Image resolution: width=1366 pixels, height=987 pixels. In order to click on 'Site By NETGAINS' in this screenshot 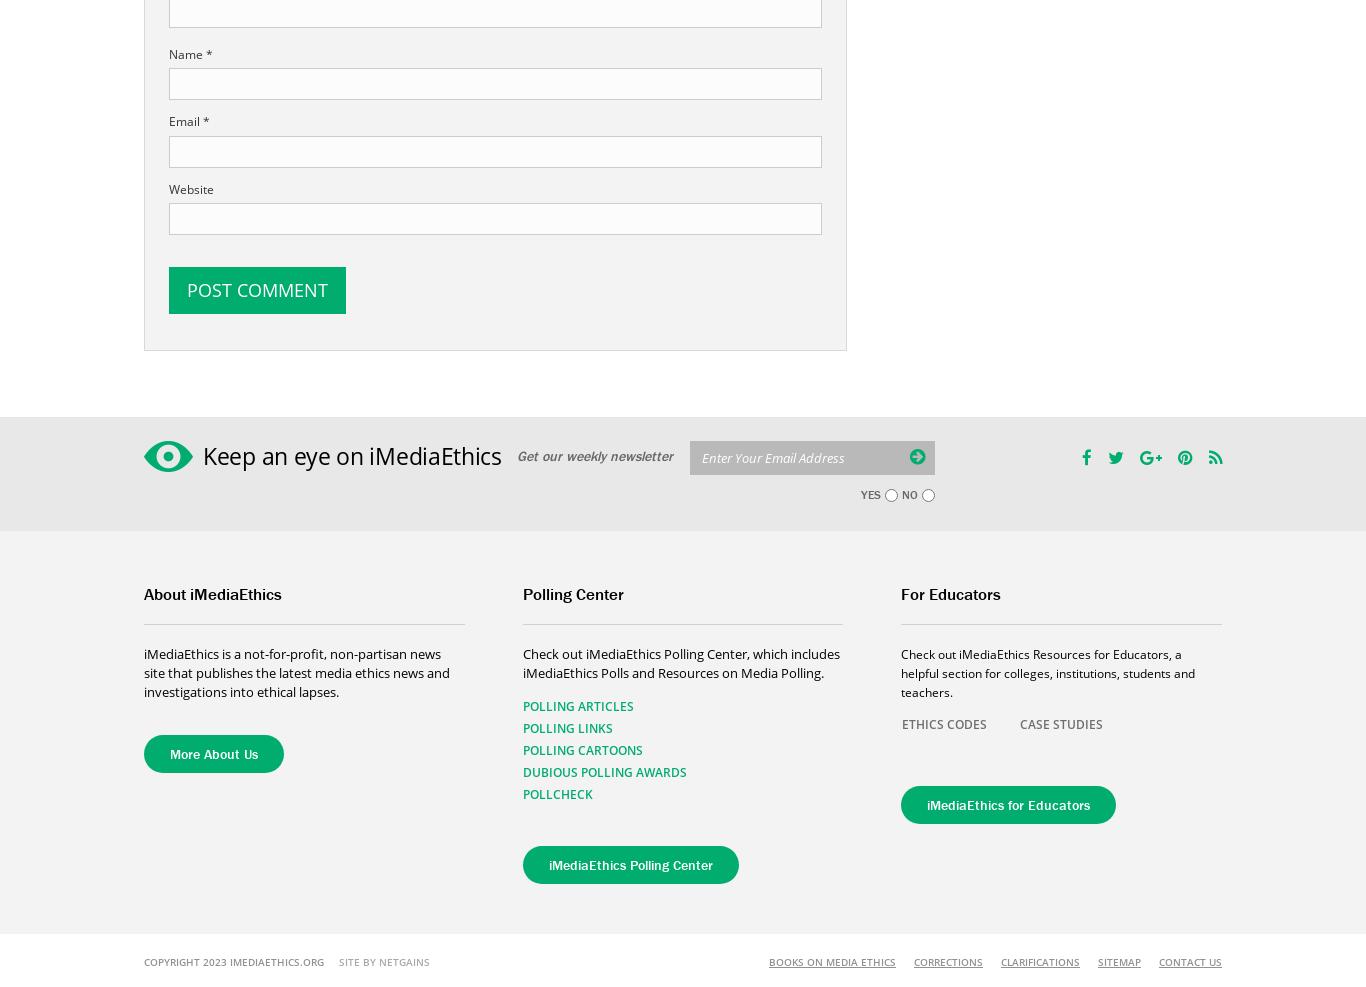, I will do `click(383, 961)`.